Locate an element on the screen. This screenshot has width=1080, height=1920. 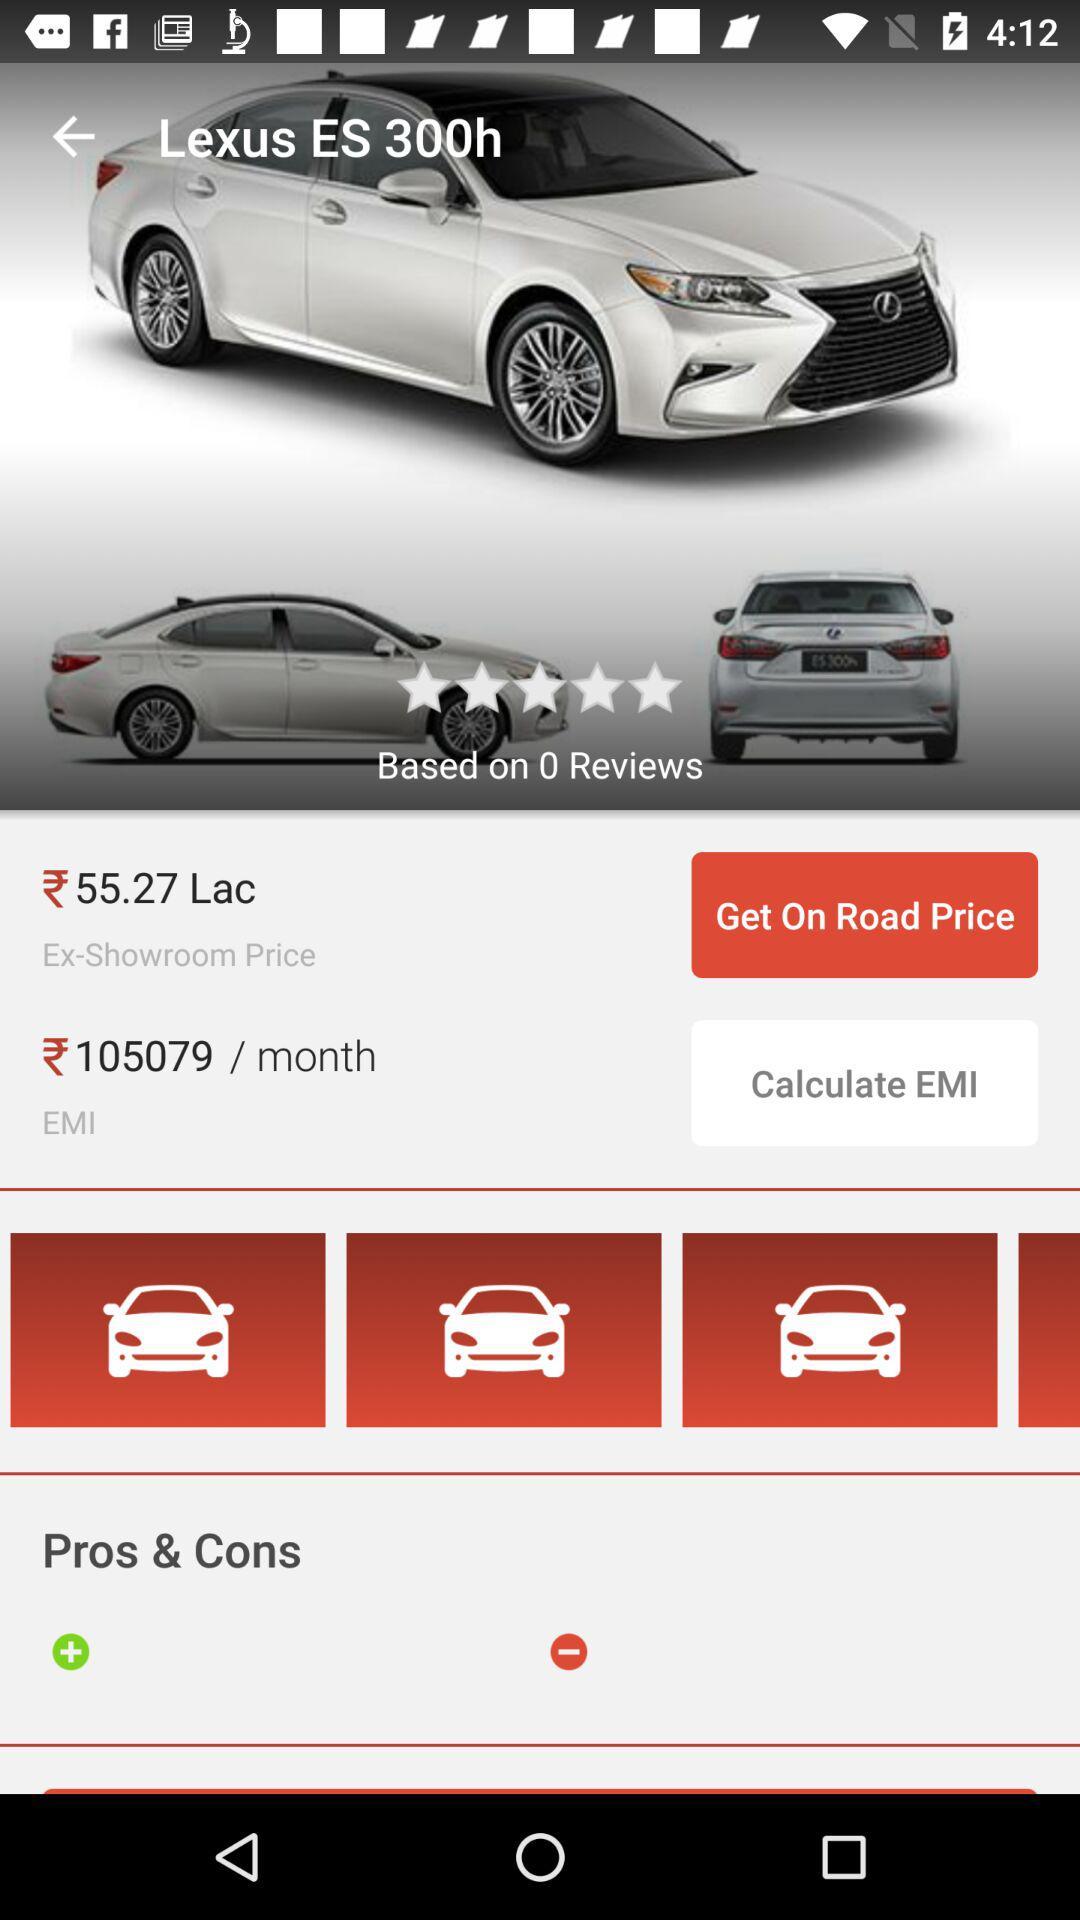
calculate emi is located at coordinates (863, 1082).